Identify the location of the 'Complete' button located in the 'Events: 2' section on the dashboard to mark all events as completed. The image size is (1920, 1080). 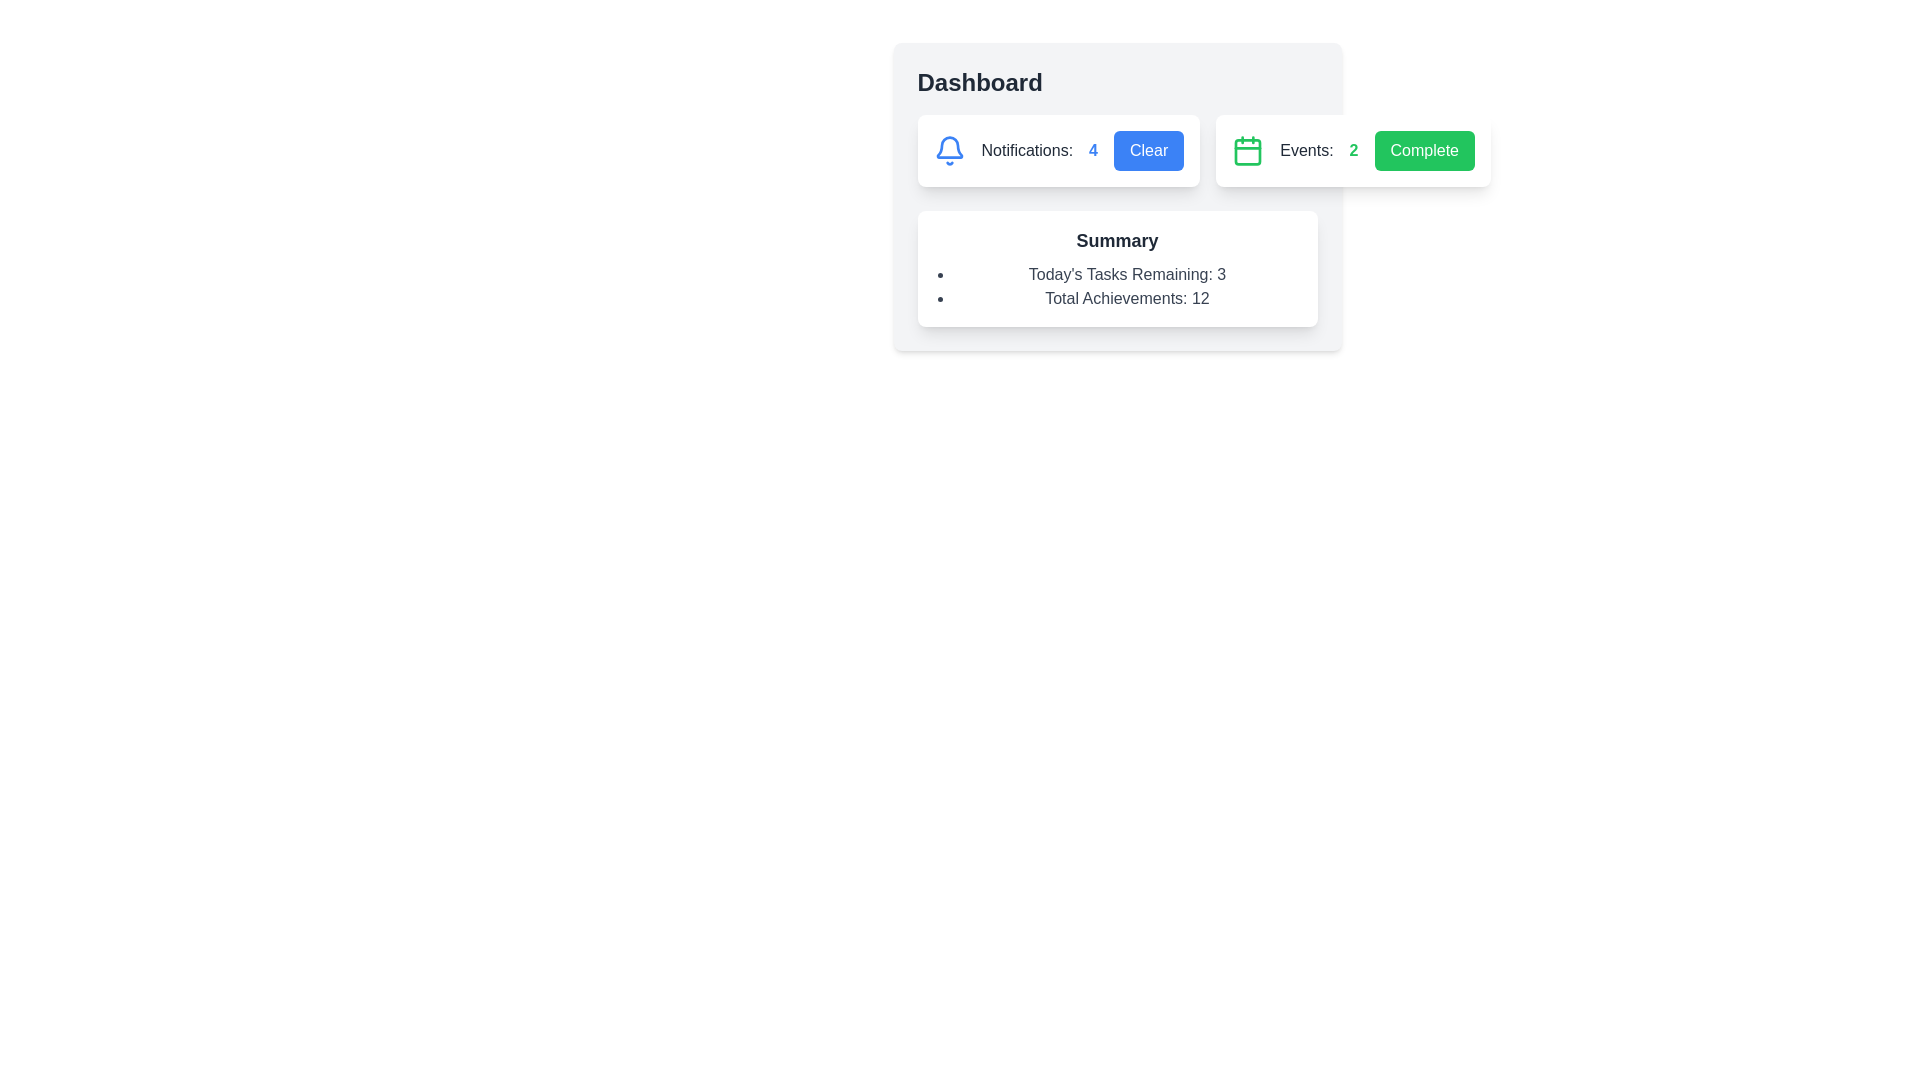
(1423, 149).